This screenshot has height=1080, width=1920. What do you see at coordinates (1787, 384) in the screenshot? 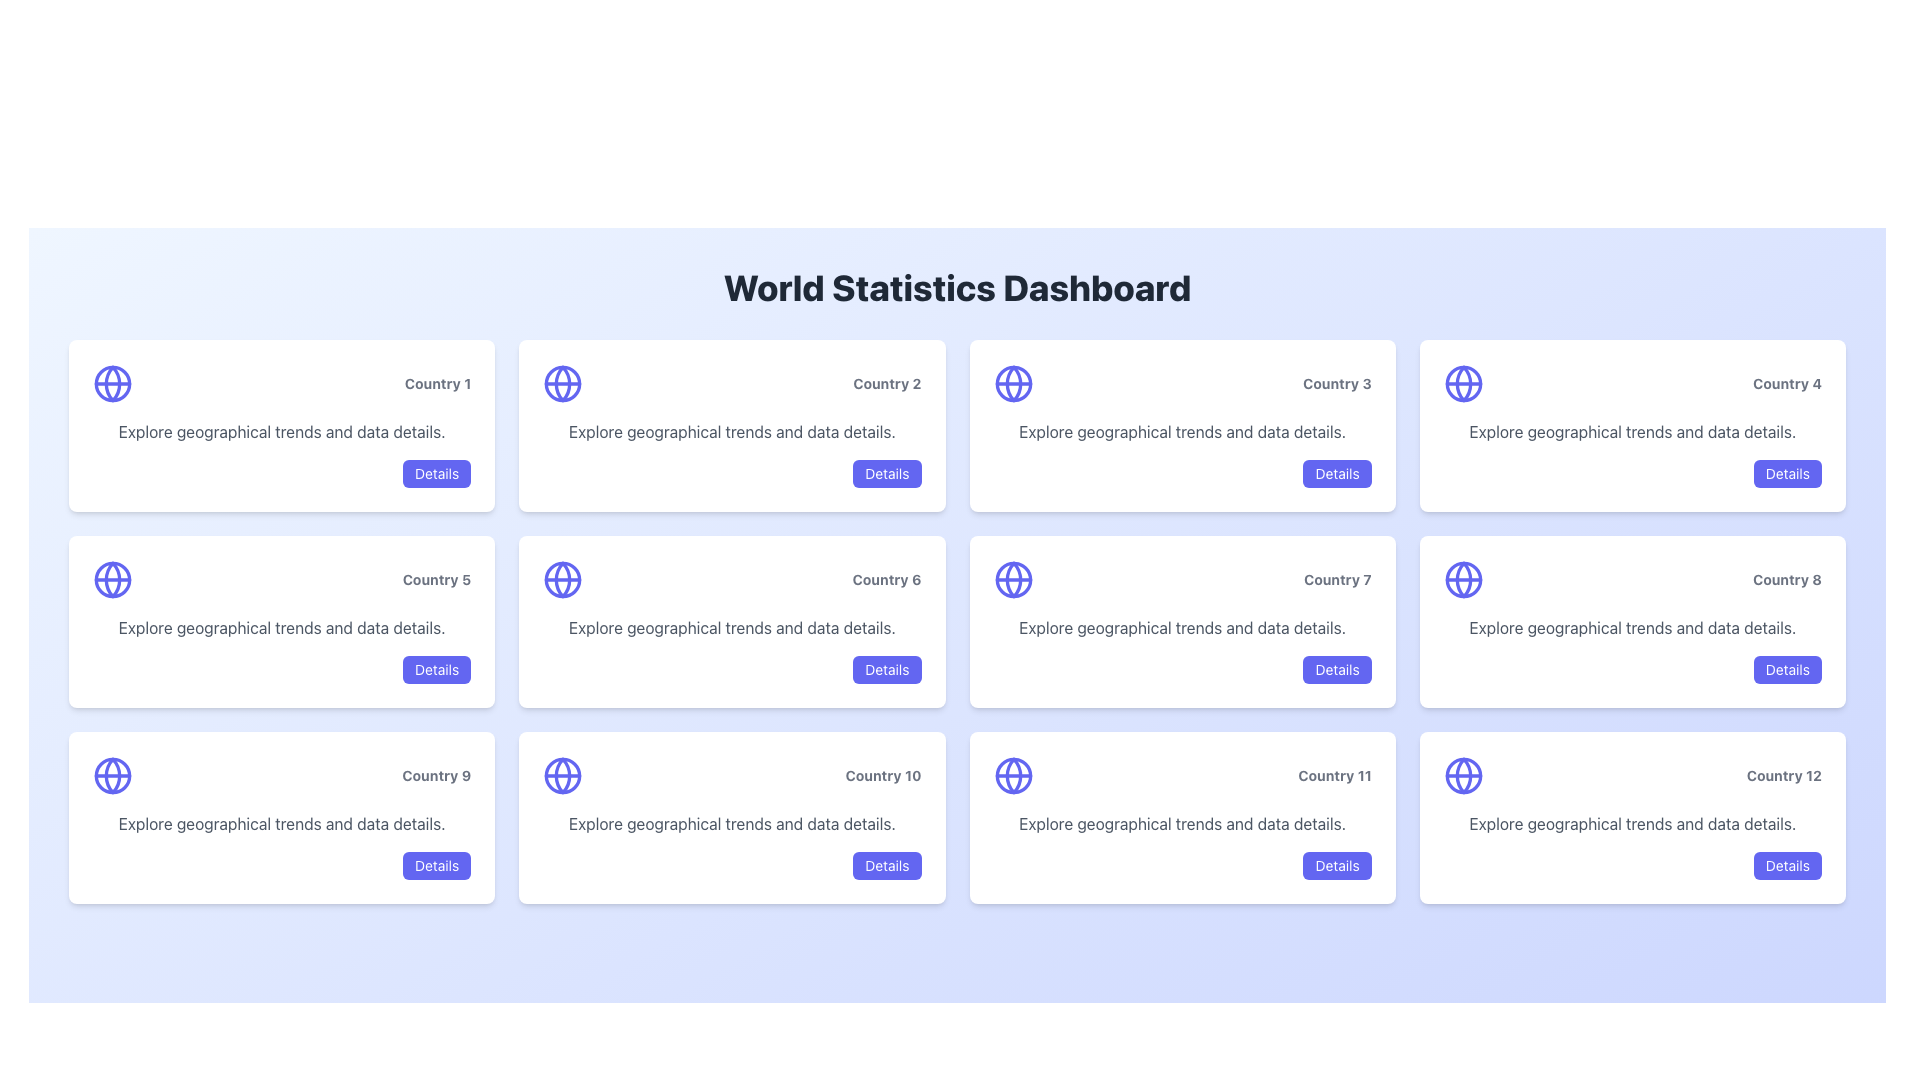
I see `the informational Text Label located at the top right corner of the box card representing Country 4 details` at bounding box center [1787, 384].